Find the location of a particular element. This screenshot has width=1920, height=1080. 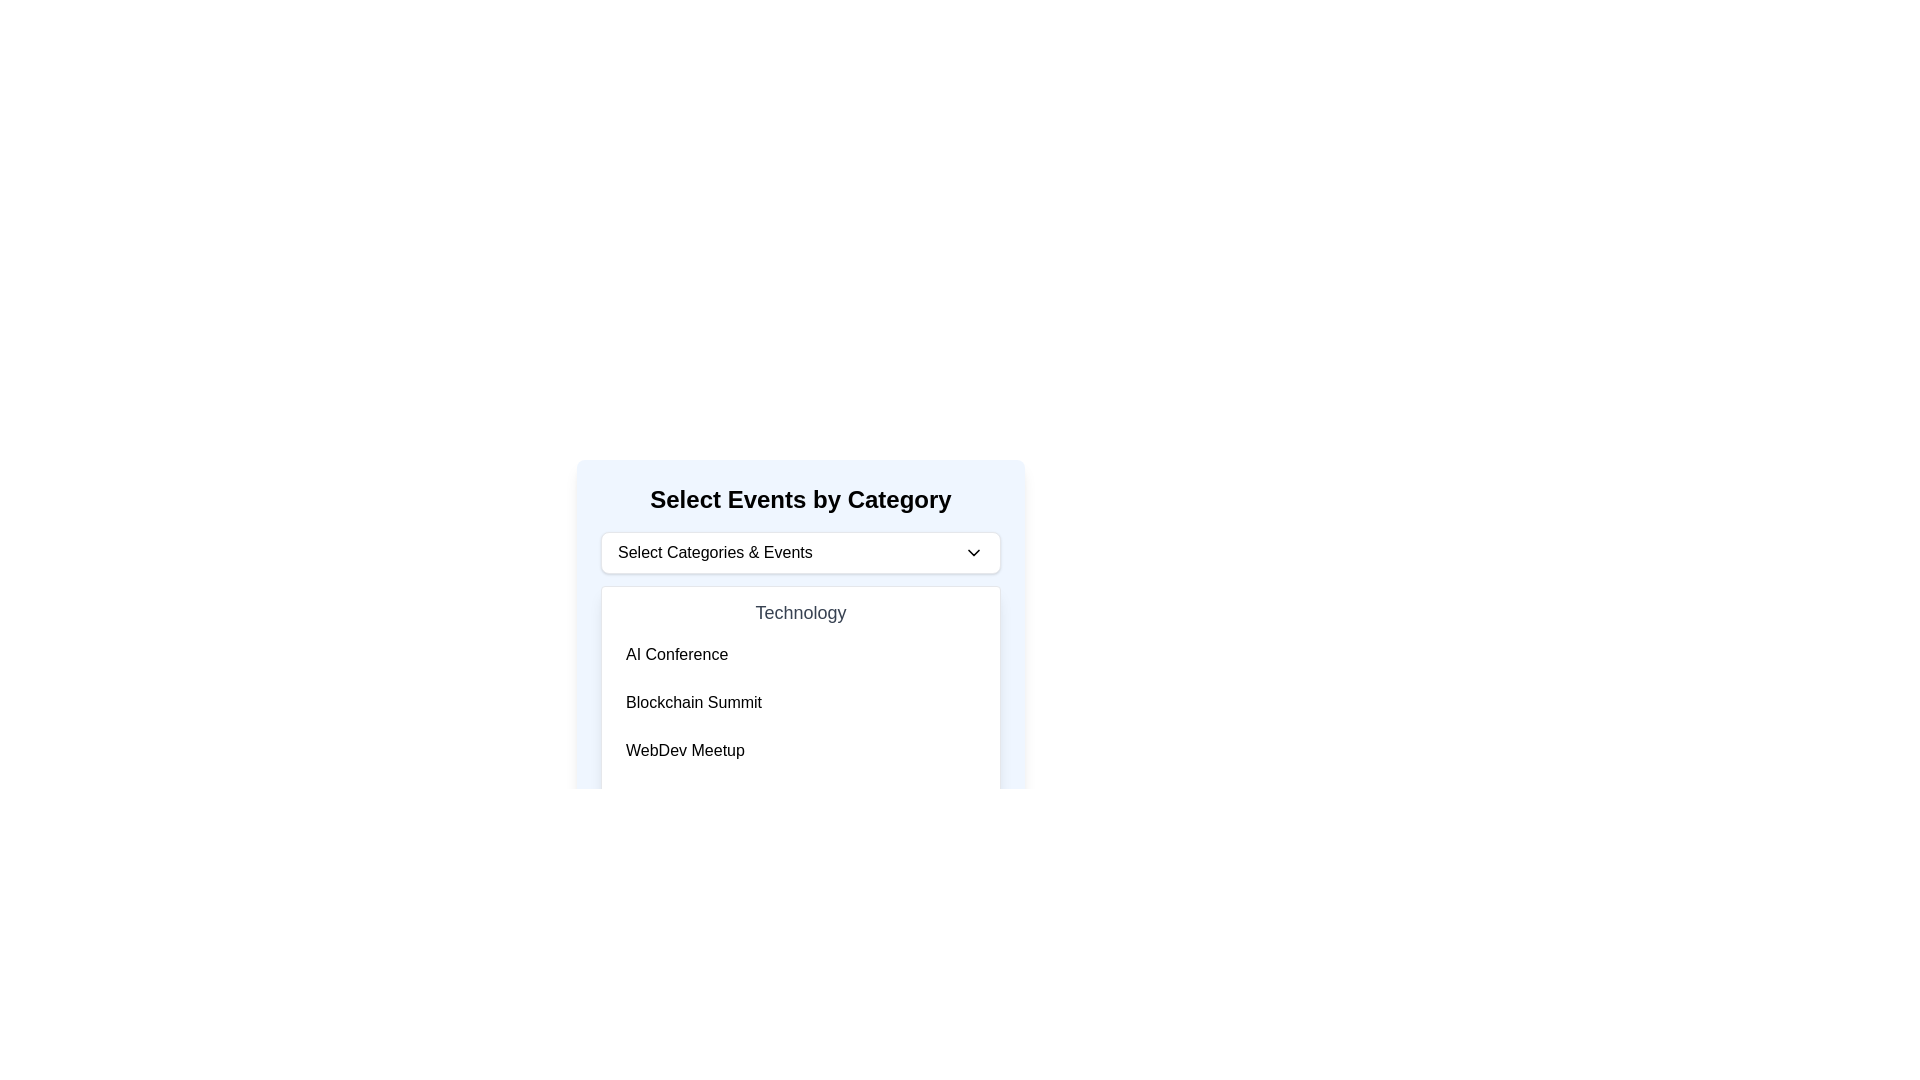

the dropdown menu button labeled 'Select Categories & Events' is located at coordinates (801, 552).